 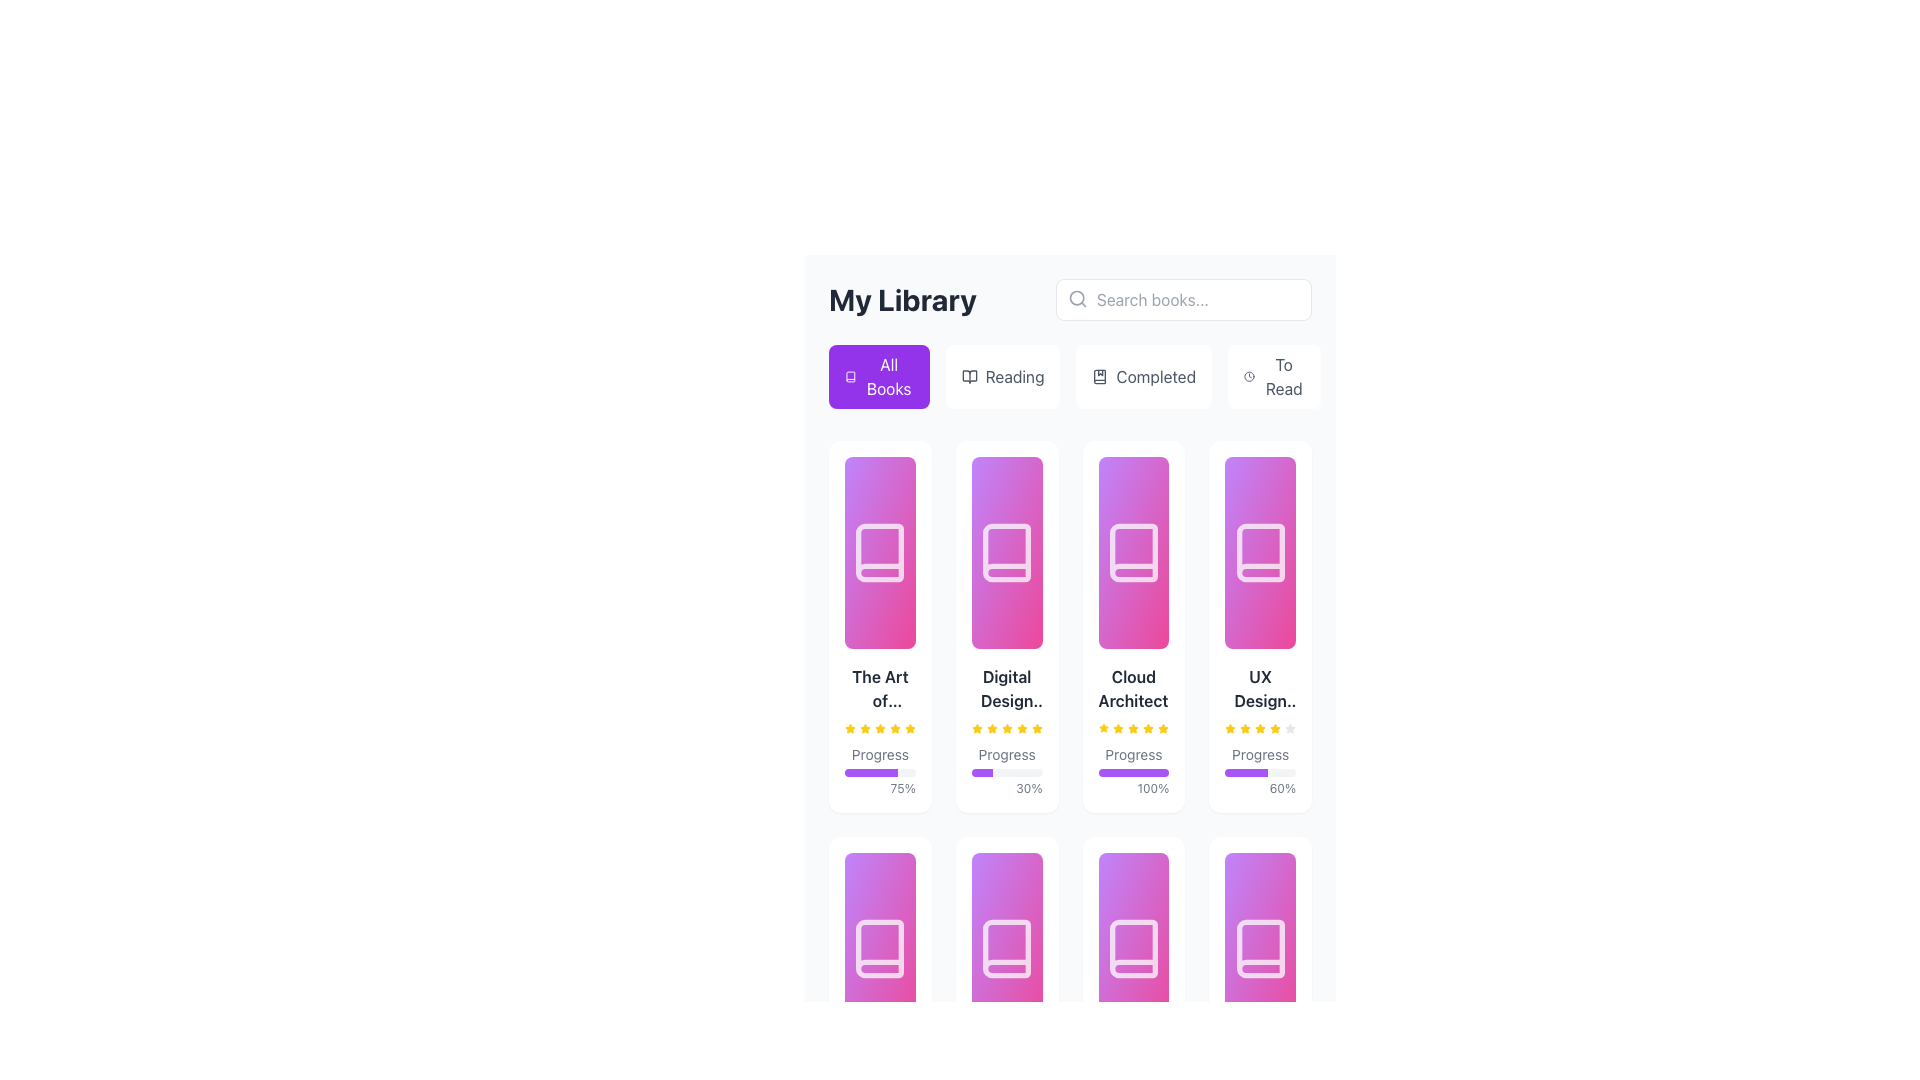 I want to click on the yellow star icon that is the second in the five-star rating group for the book 'Digital Design' located in the 'All Books' section, so click(x=992, y=729).